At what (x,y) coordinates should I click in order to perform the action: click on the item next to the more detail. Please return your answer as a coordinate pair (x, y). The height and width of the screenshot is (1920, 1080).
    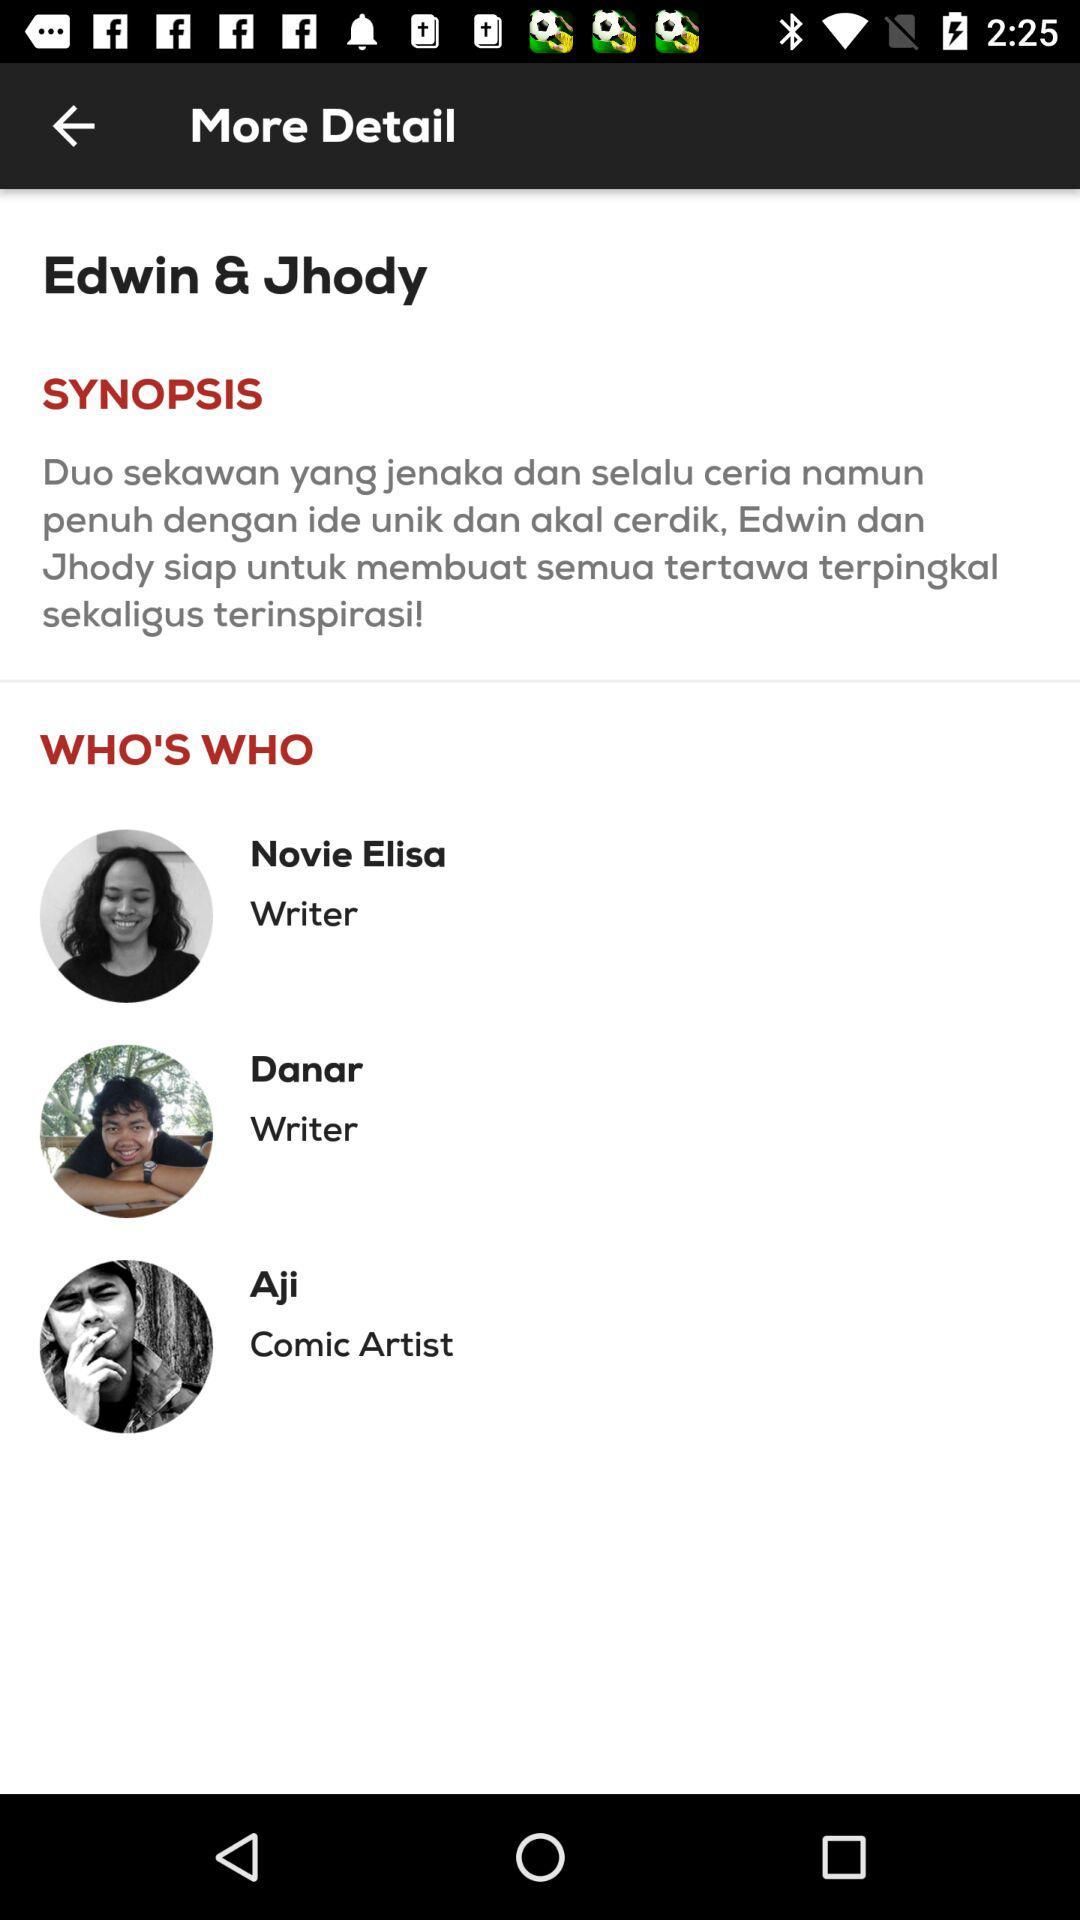
    Looking at the image, I should click on (72, 124).